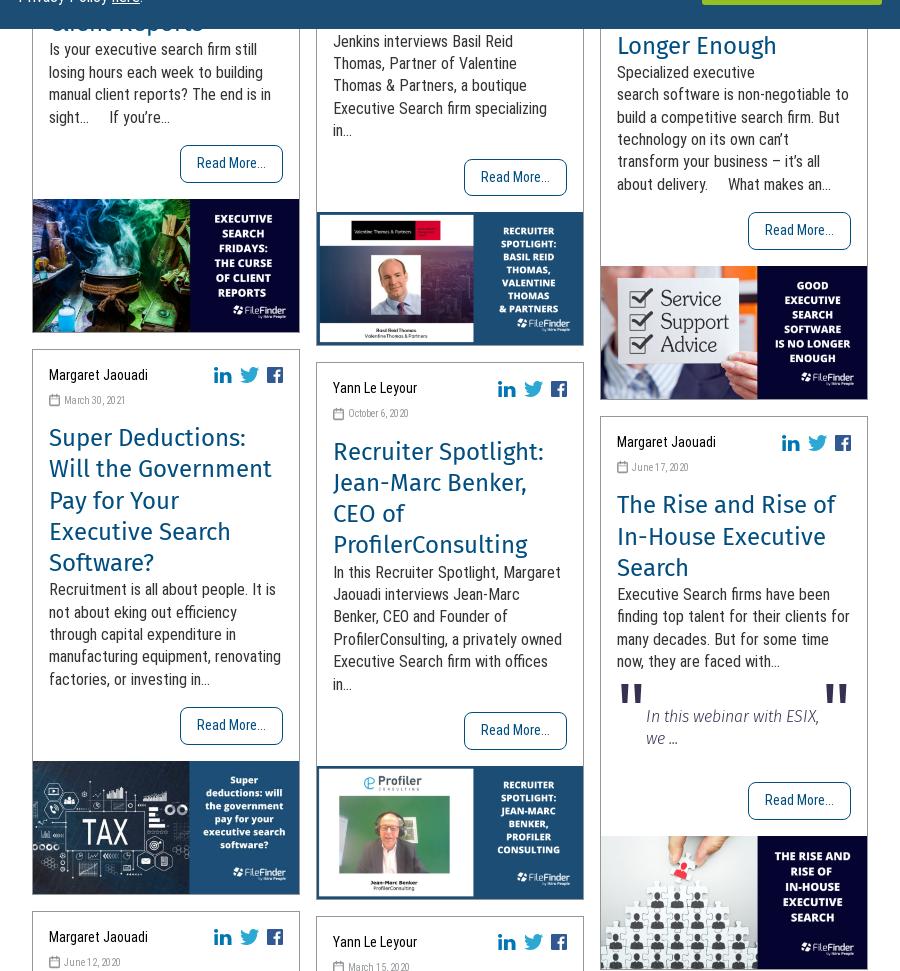 Image resolution: width=900 pixels, height=971 pixels. I want to click on 'Specialized executive search software is non-negotiable to build a competitive search firm. But technology on its own can’t transform your business – it’s all about delivery.     What makes an...', so click(731, 127).